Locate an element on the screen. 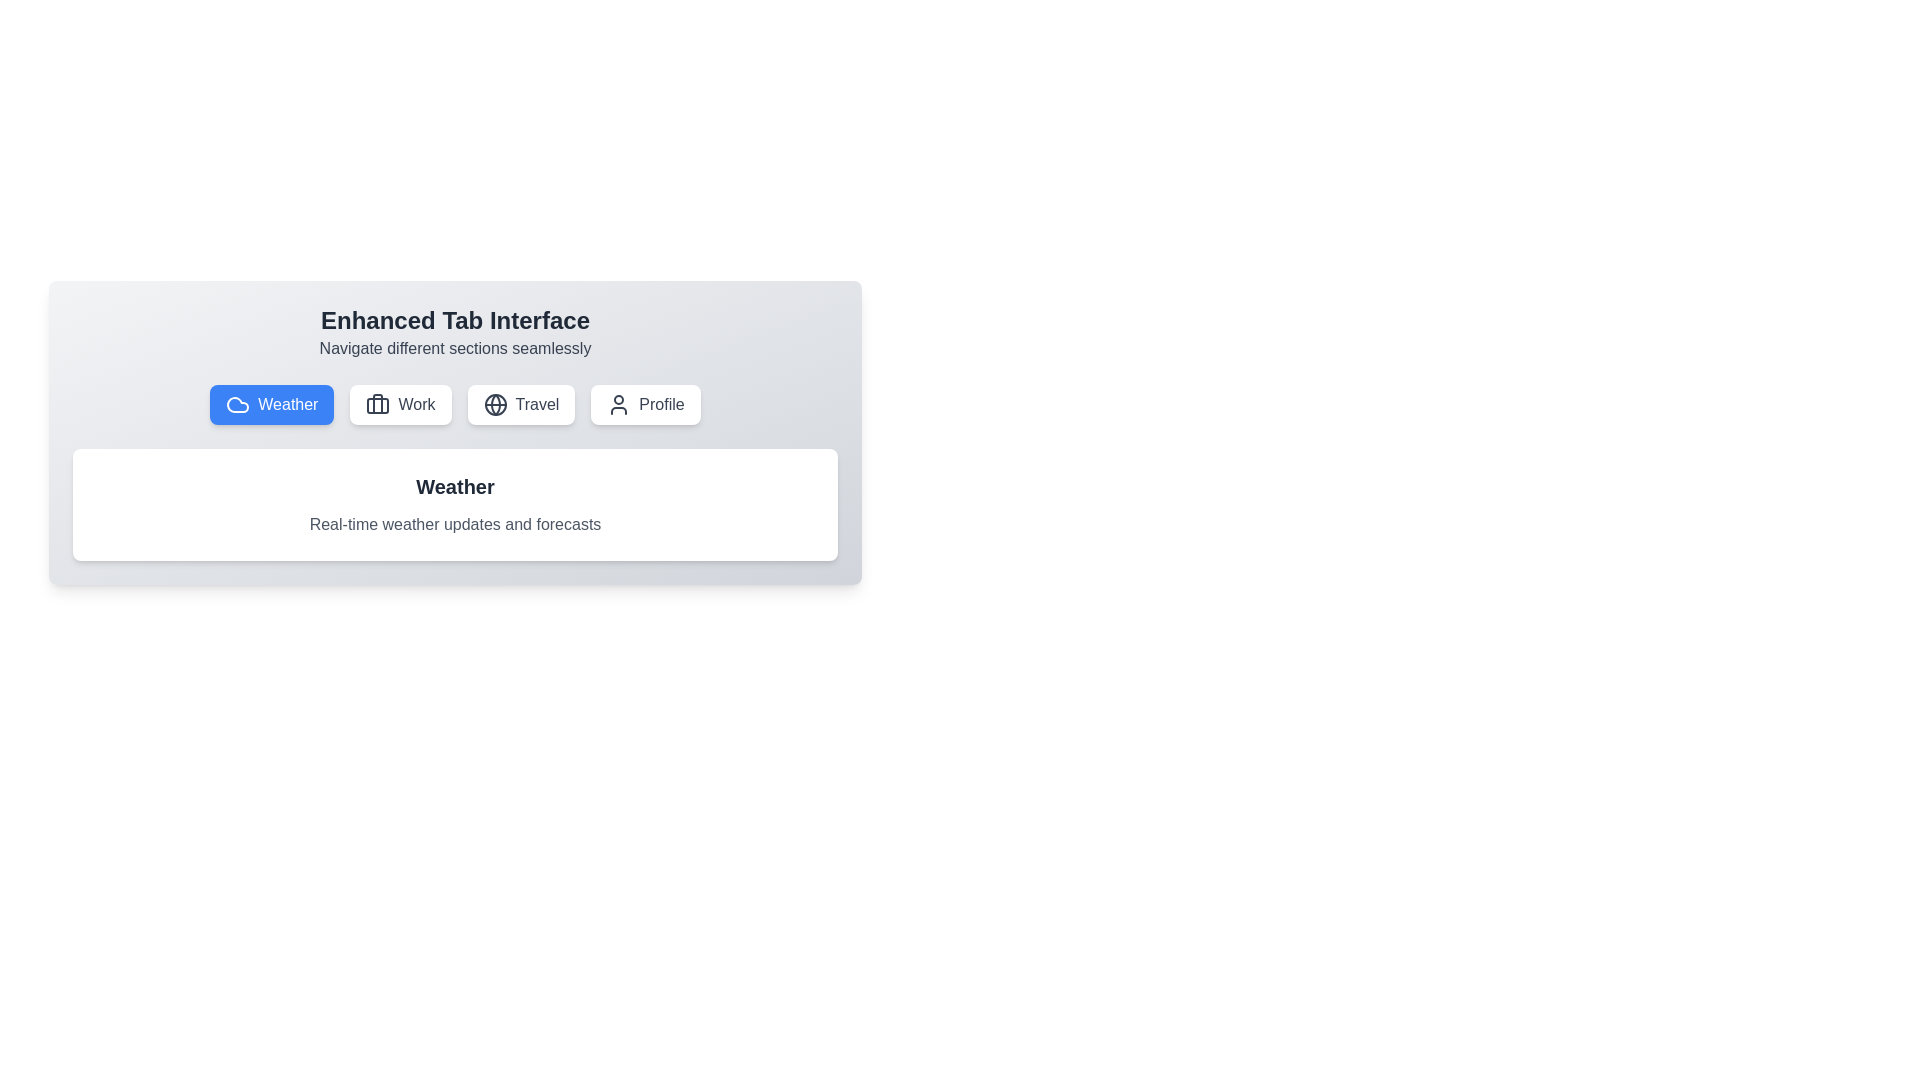  the tab labeled Profile is located at coordinates (646, 405).